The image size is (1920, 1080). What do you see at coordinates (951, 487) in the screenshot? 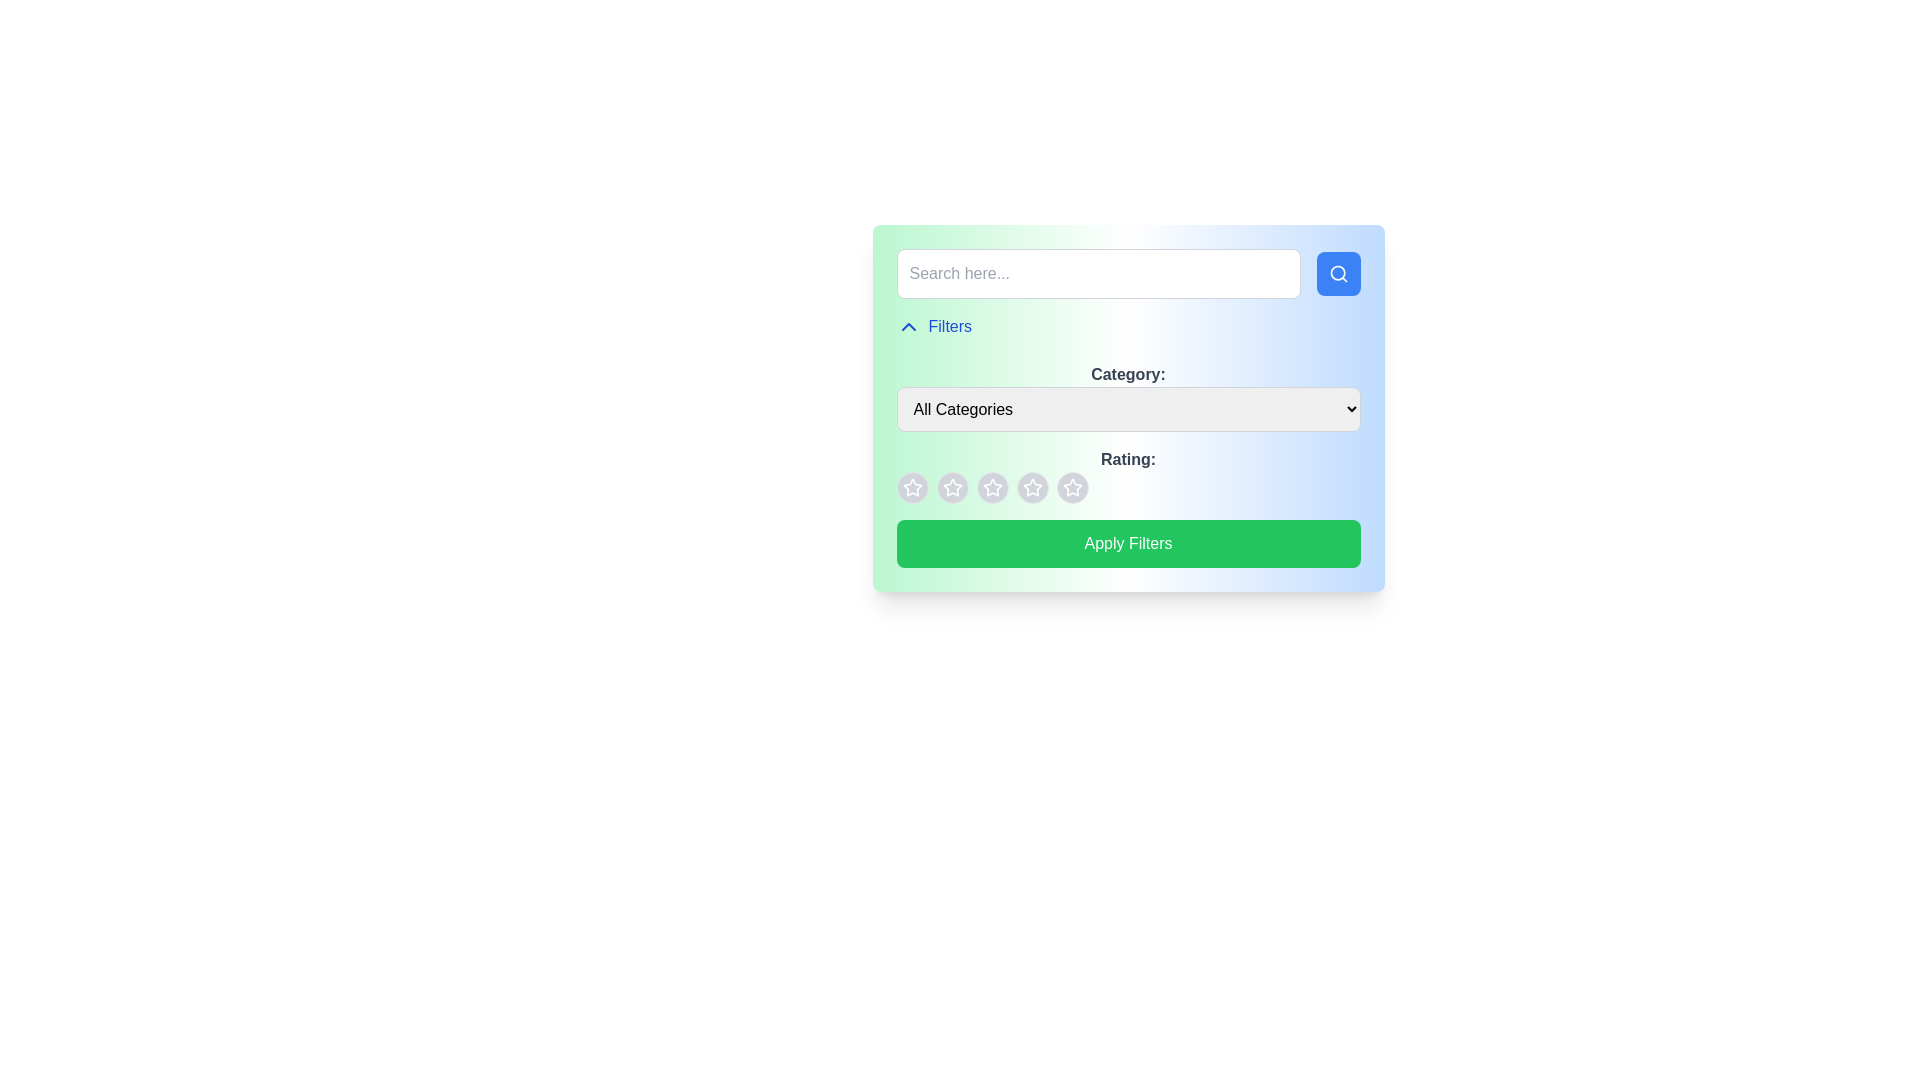
I see `the first star-like icon under the 'Rating' label in the filtering panel` at bounding box center [951, 487].